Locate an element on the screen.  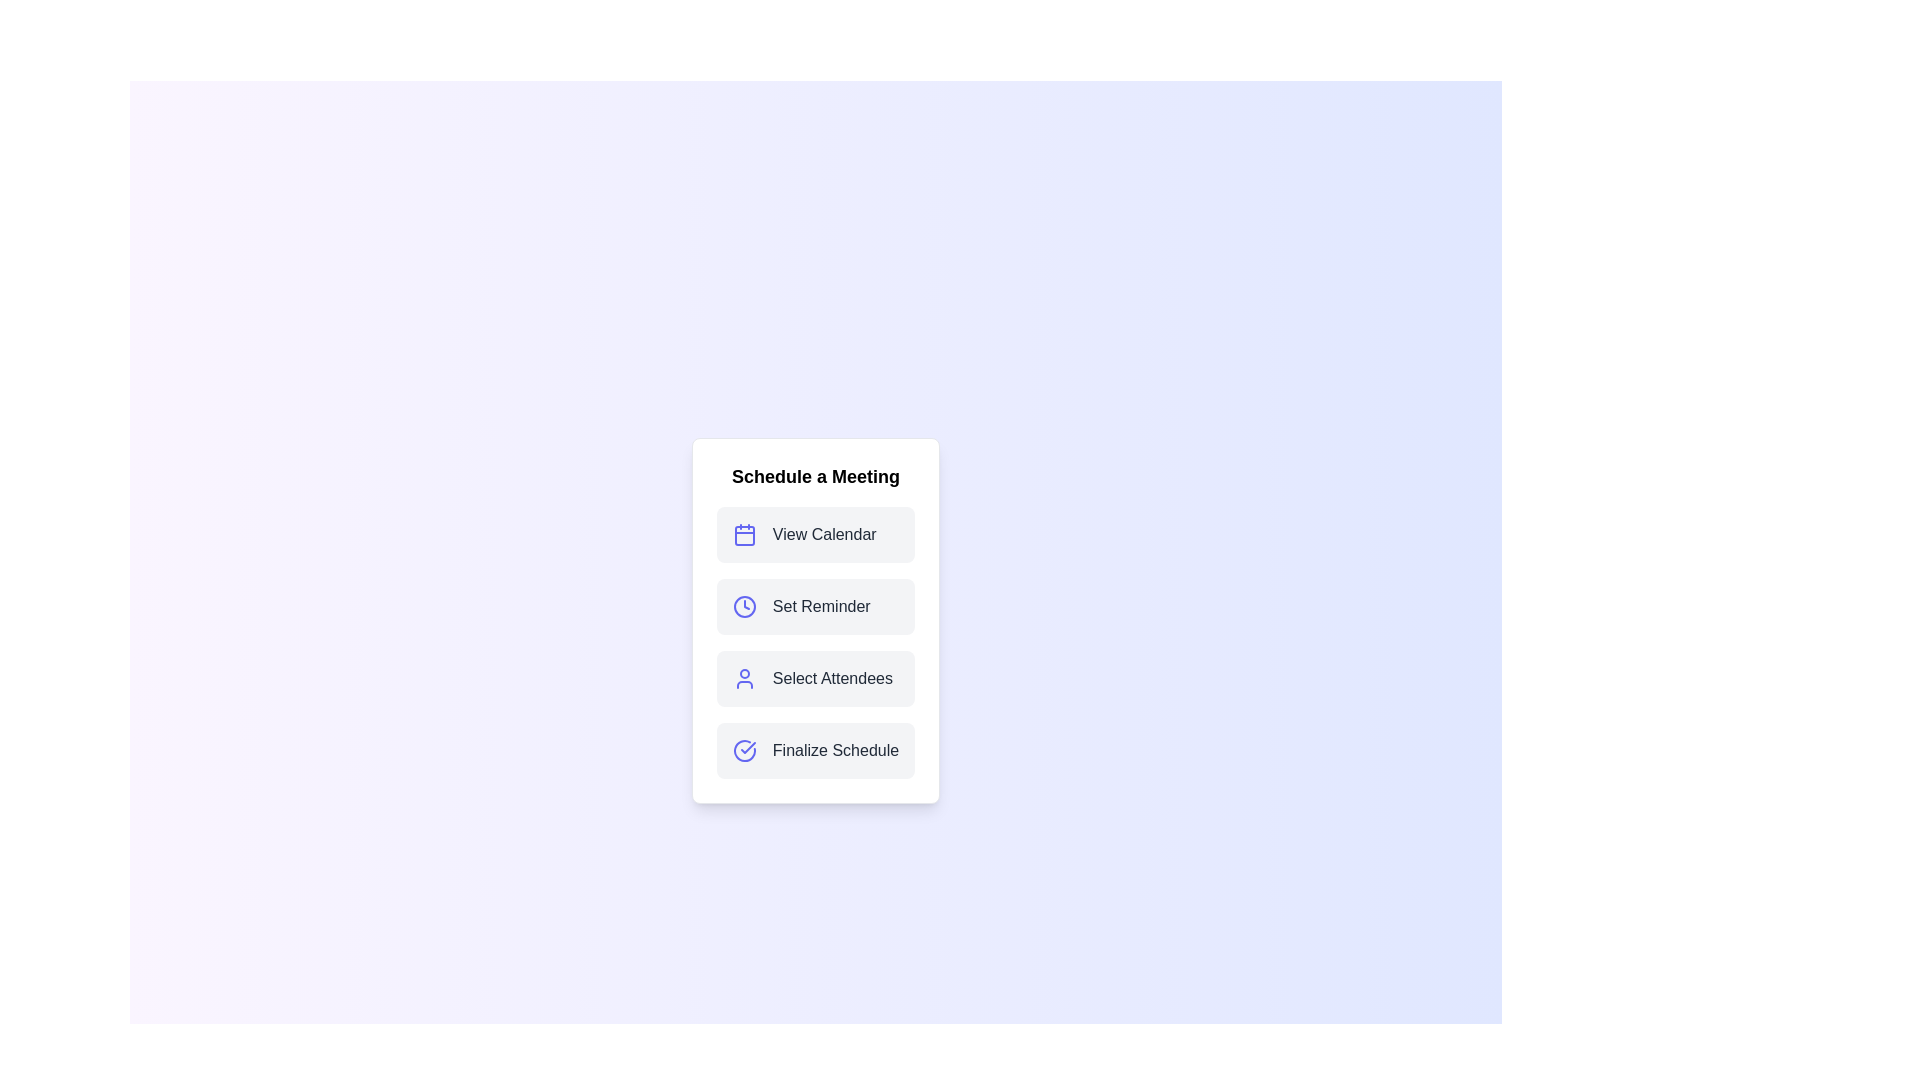
the Finalize Schedule menu option to trigger its action is located at coordinates (816, 751).